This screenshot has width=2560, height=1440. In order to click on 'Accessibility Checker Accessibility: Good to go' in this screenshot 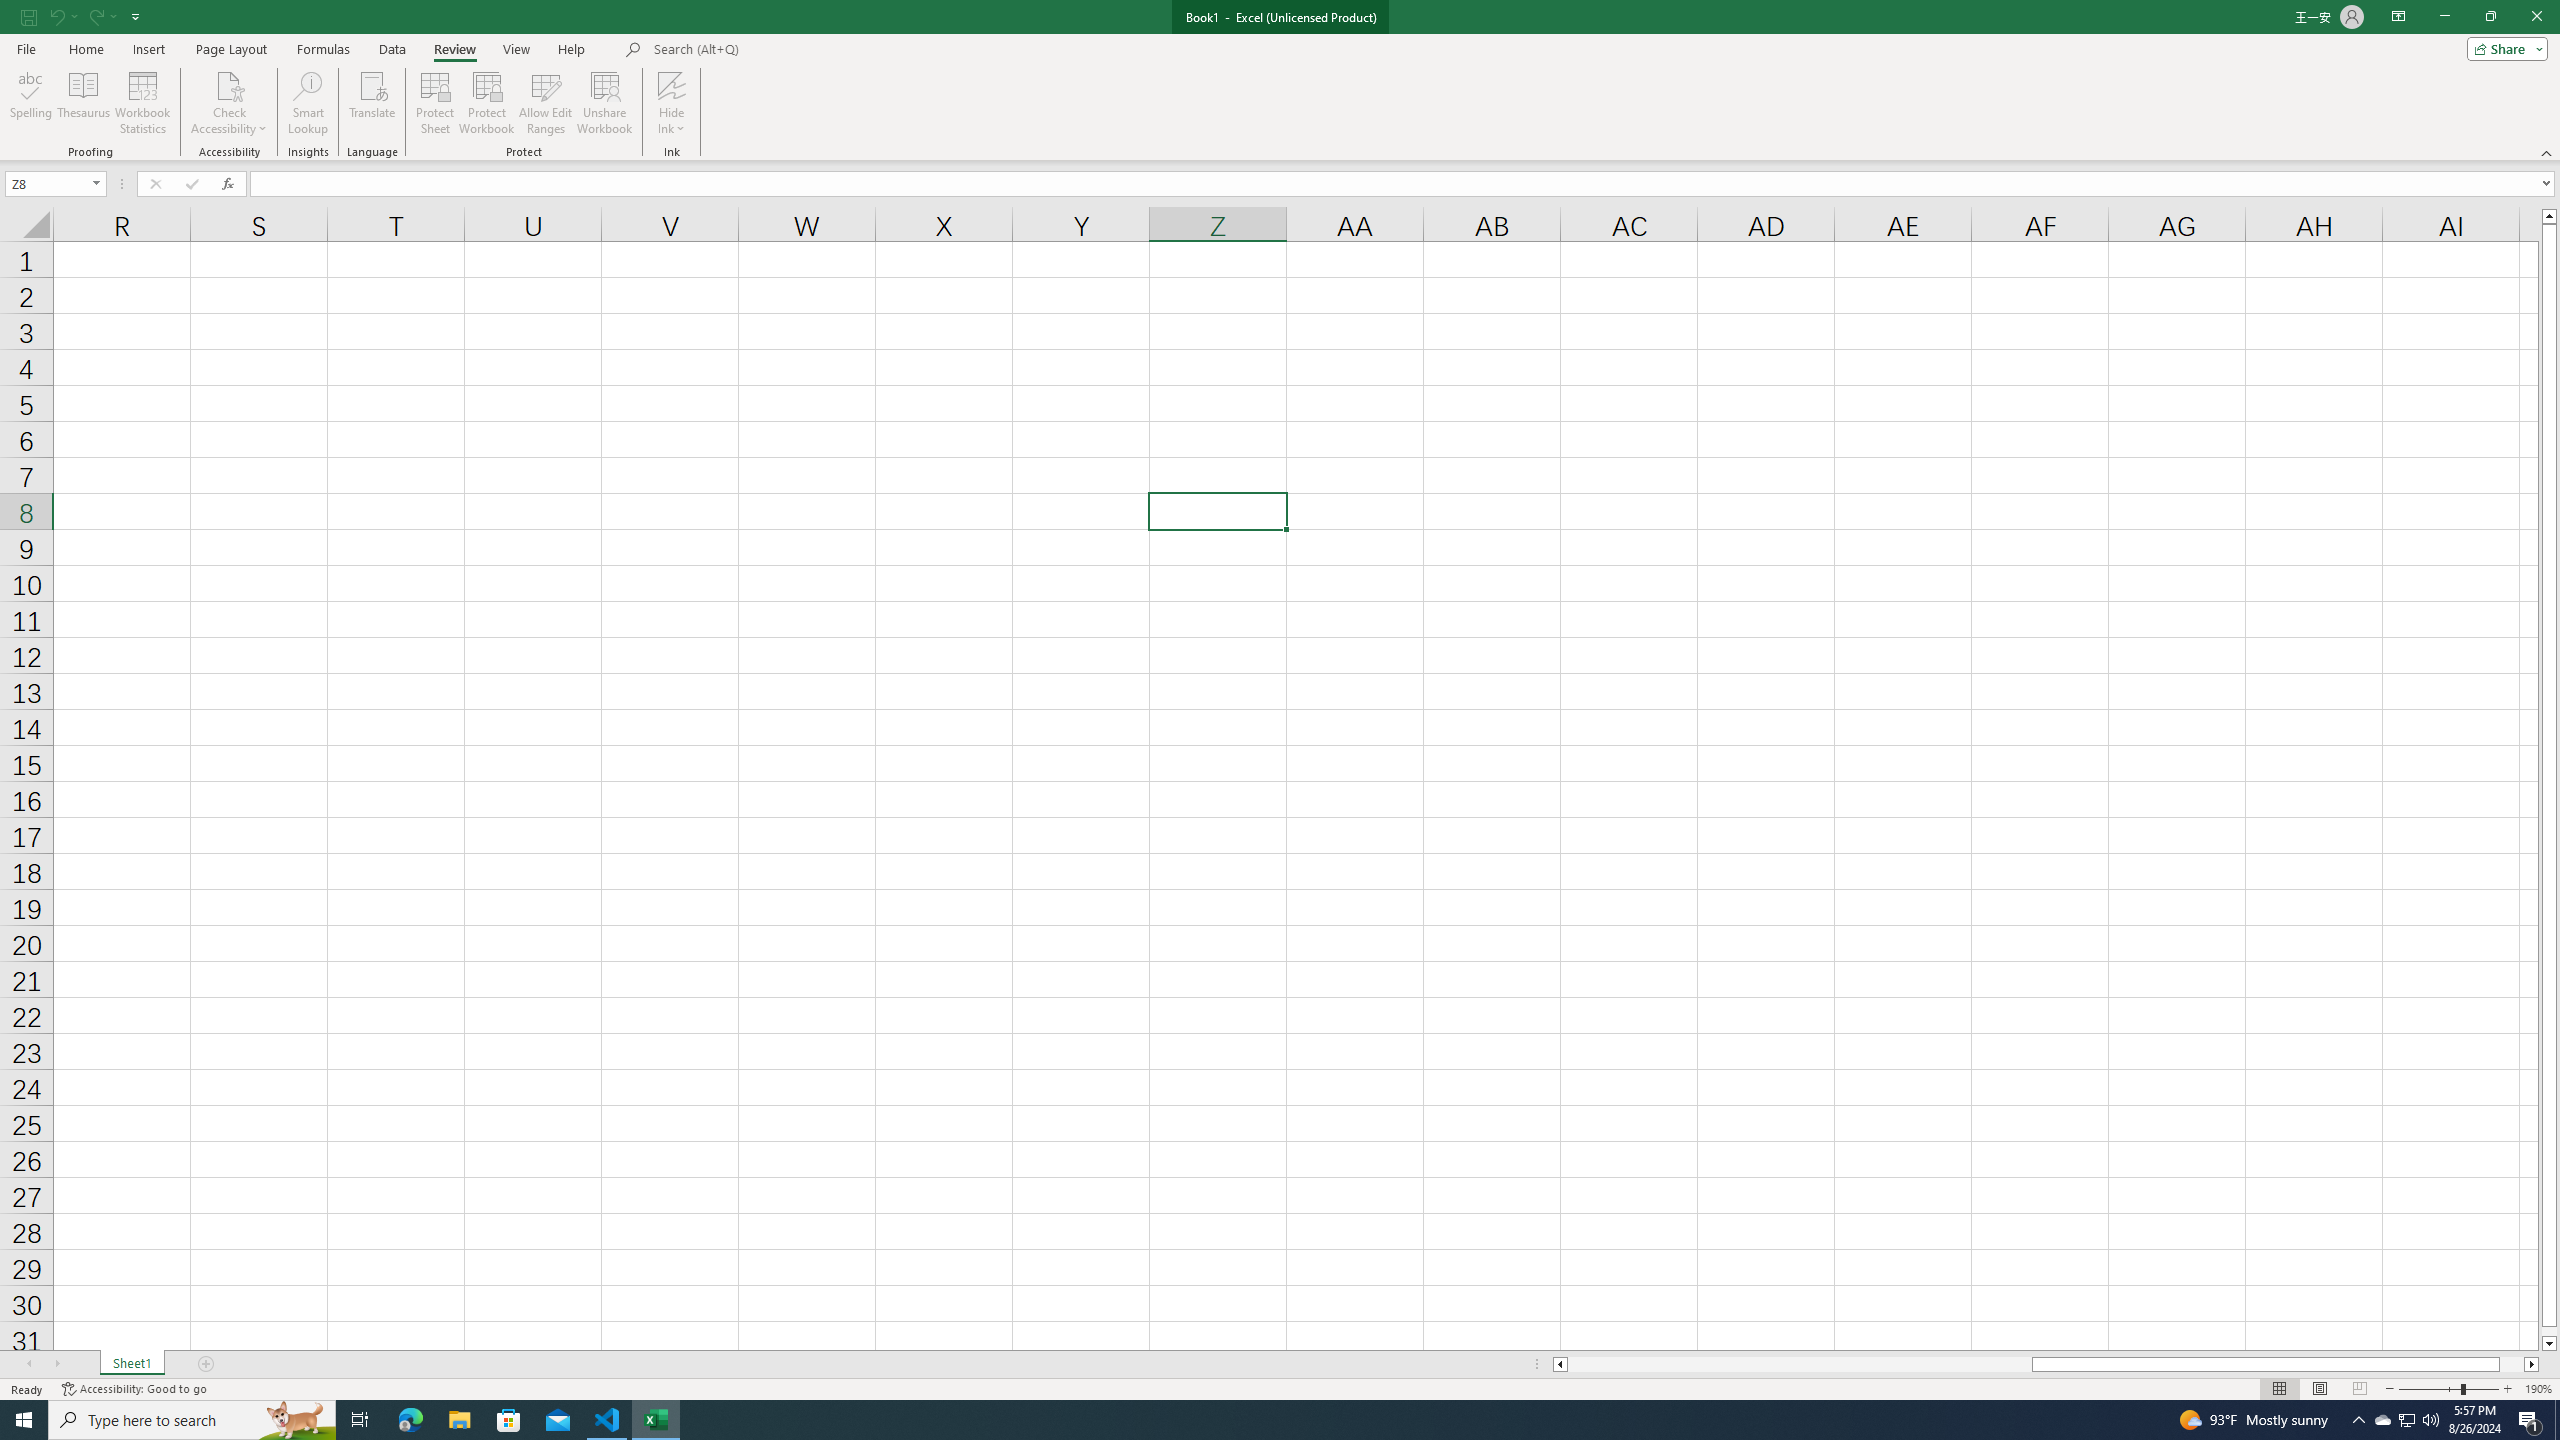, I will do `click(134, 1389)`.